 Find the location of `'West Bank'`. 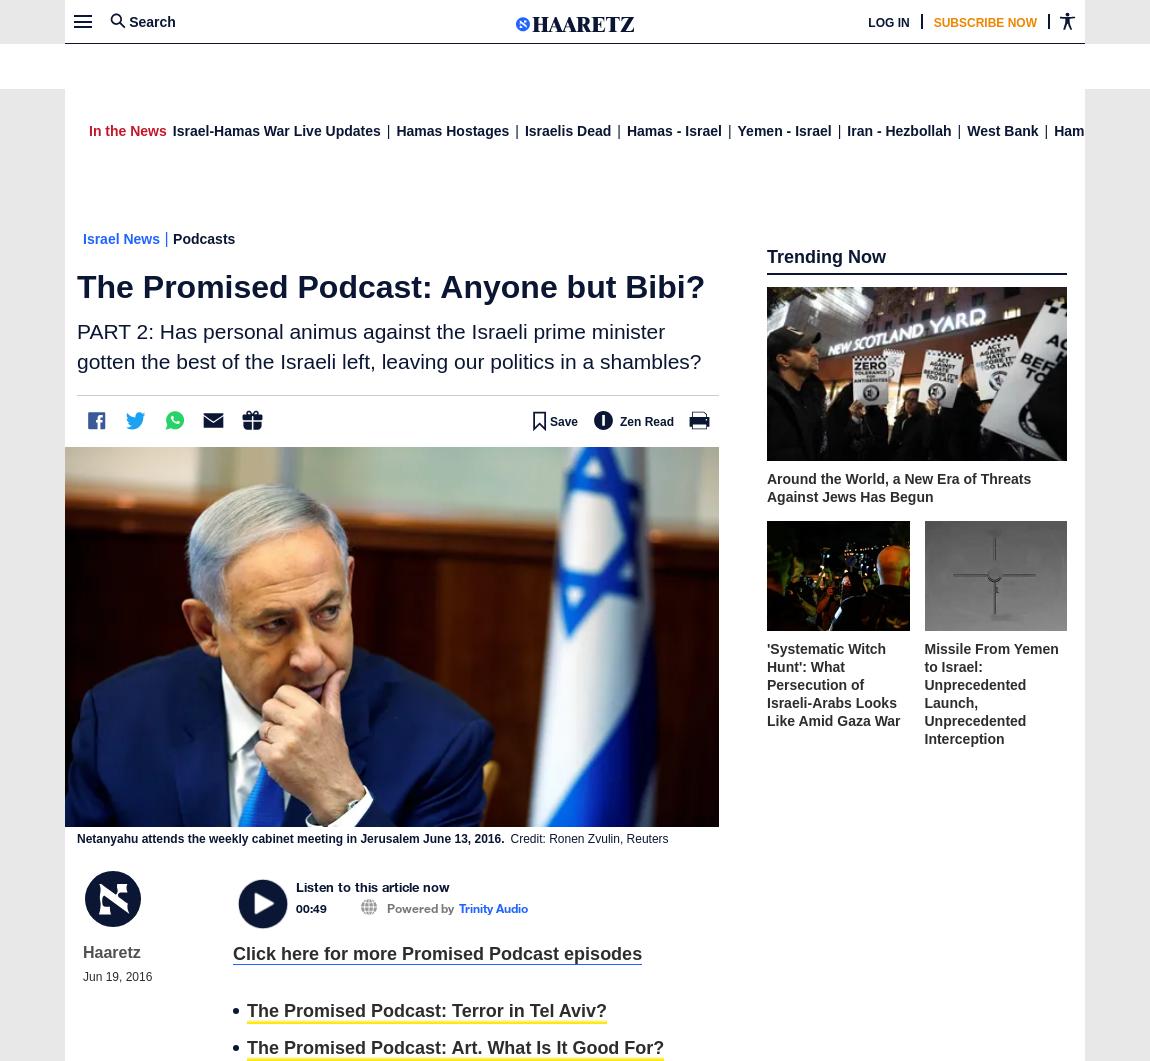

'West Bank' is located at coordinates (1002, 131).